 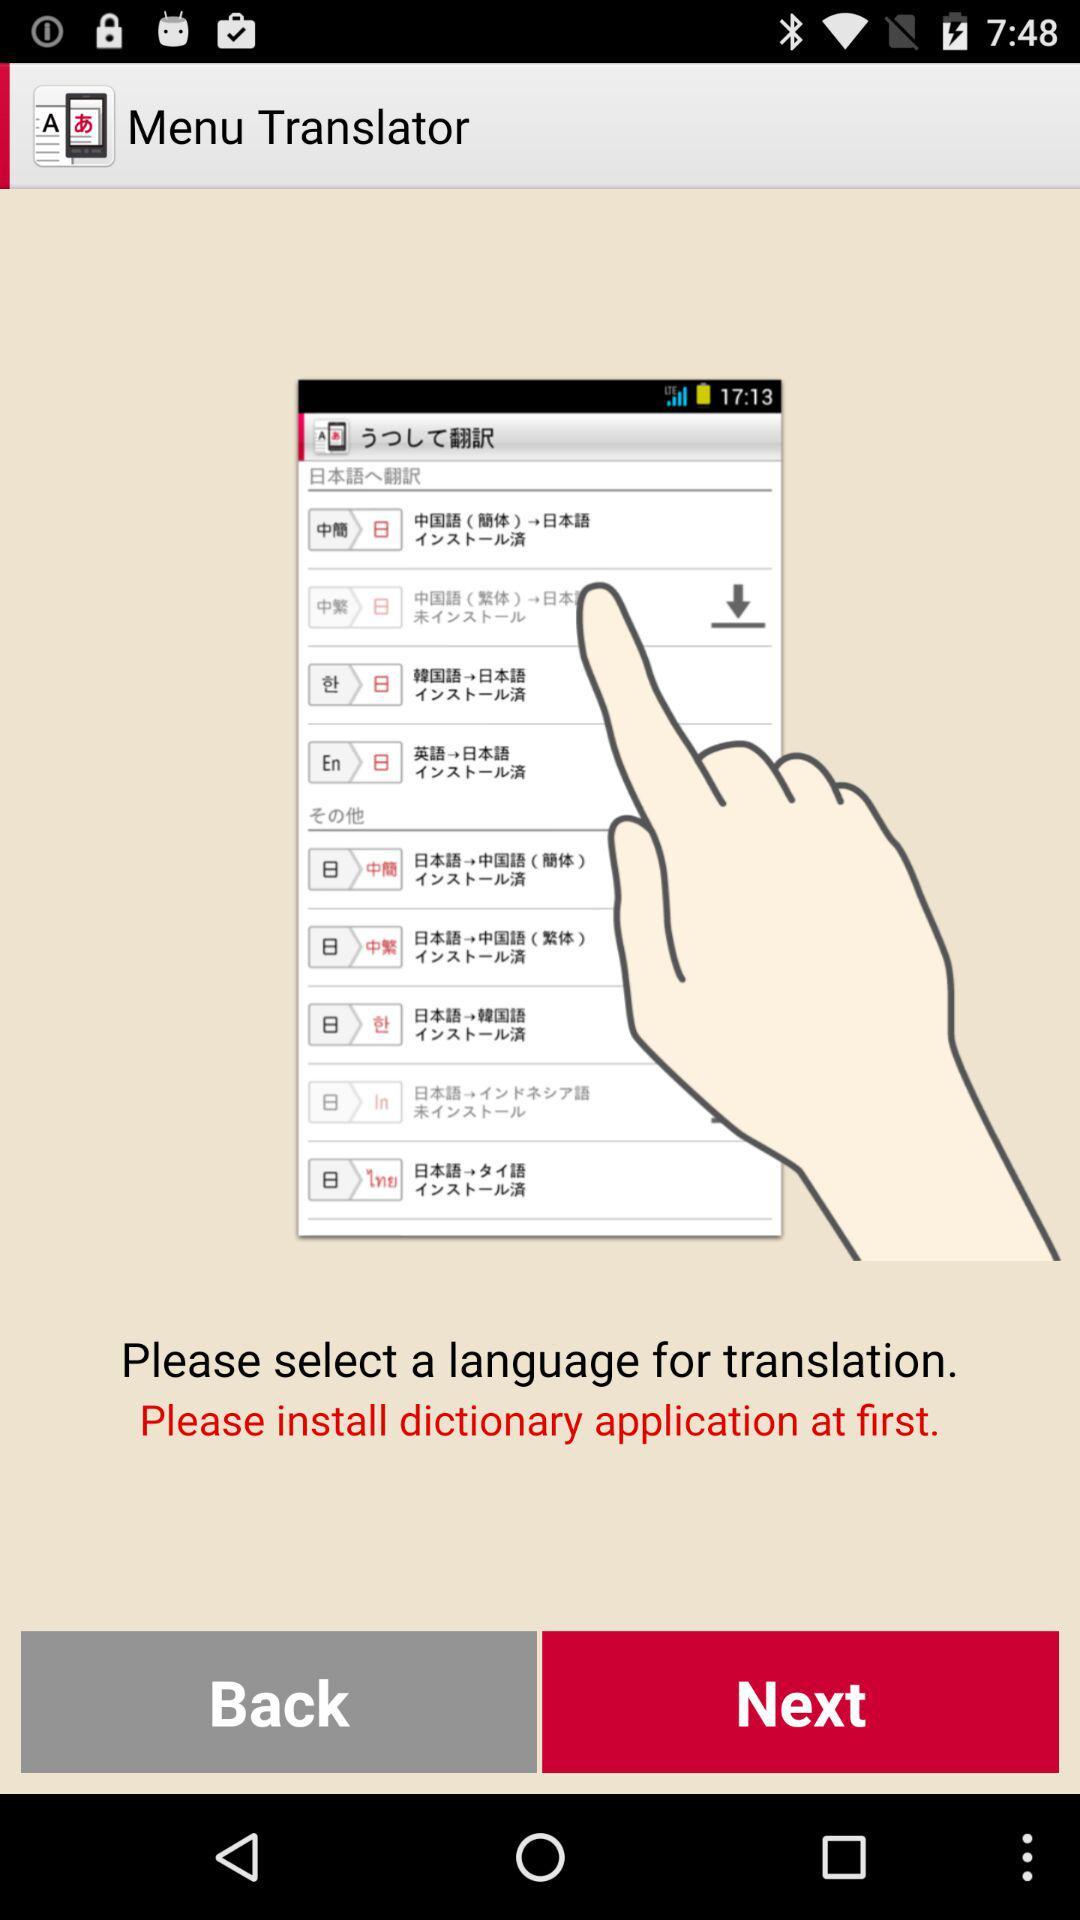 I want to click on the next at the bottom right corner, so click(x=799, y=1701).